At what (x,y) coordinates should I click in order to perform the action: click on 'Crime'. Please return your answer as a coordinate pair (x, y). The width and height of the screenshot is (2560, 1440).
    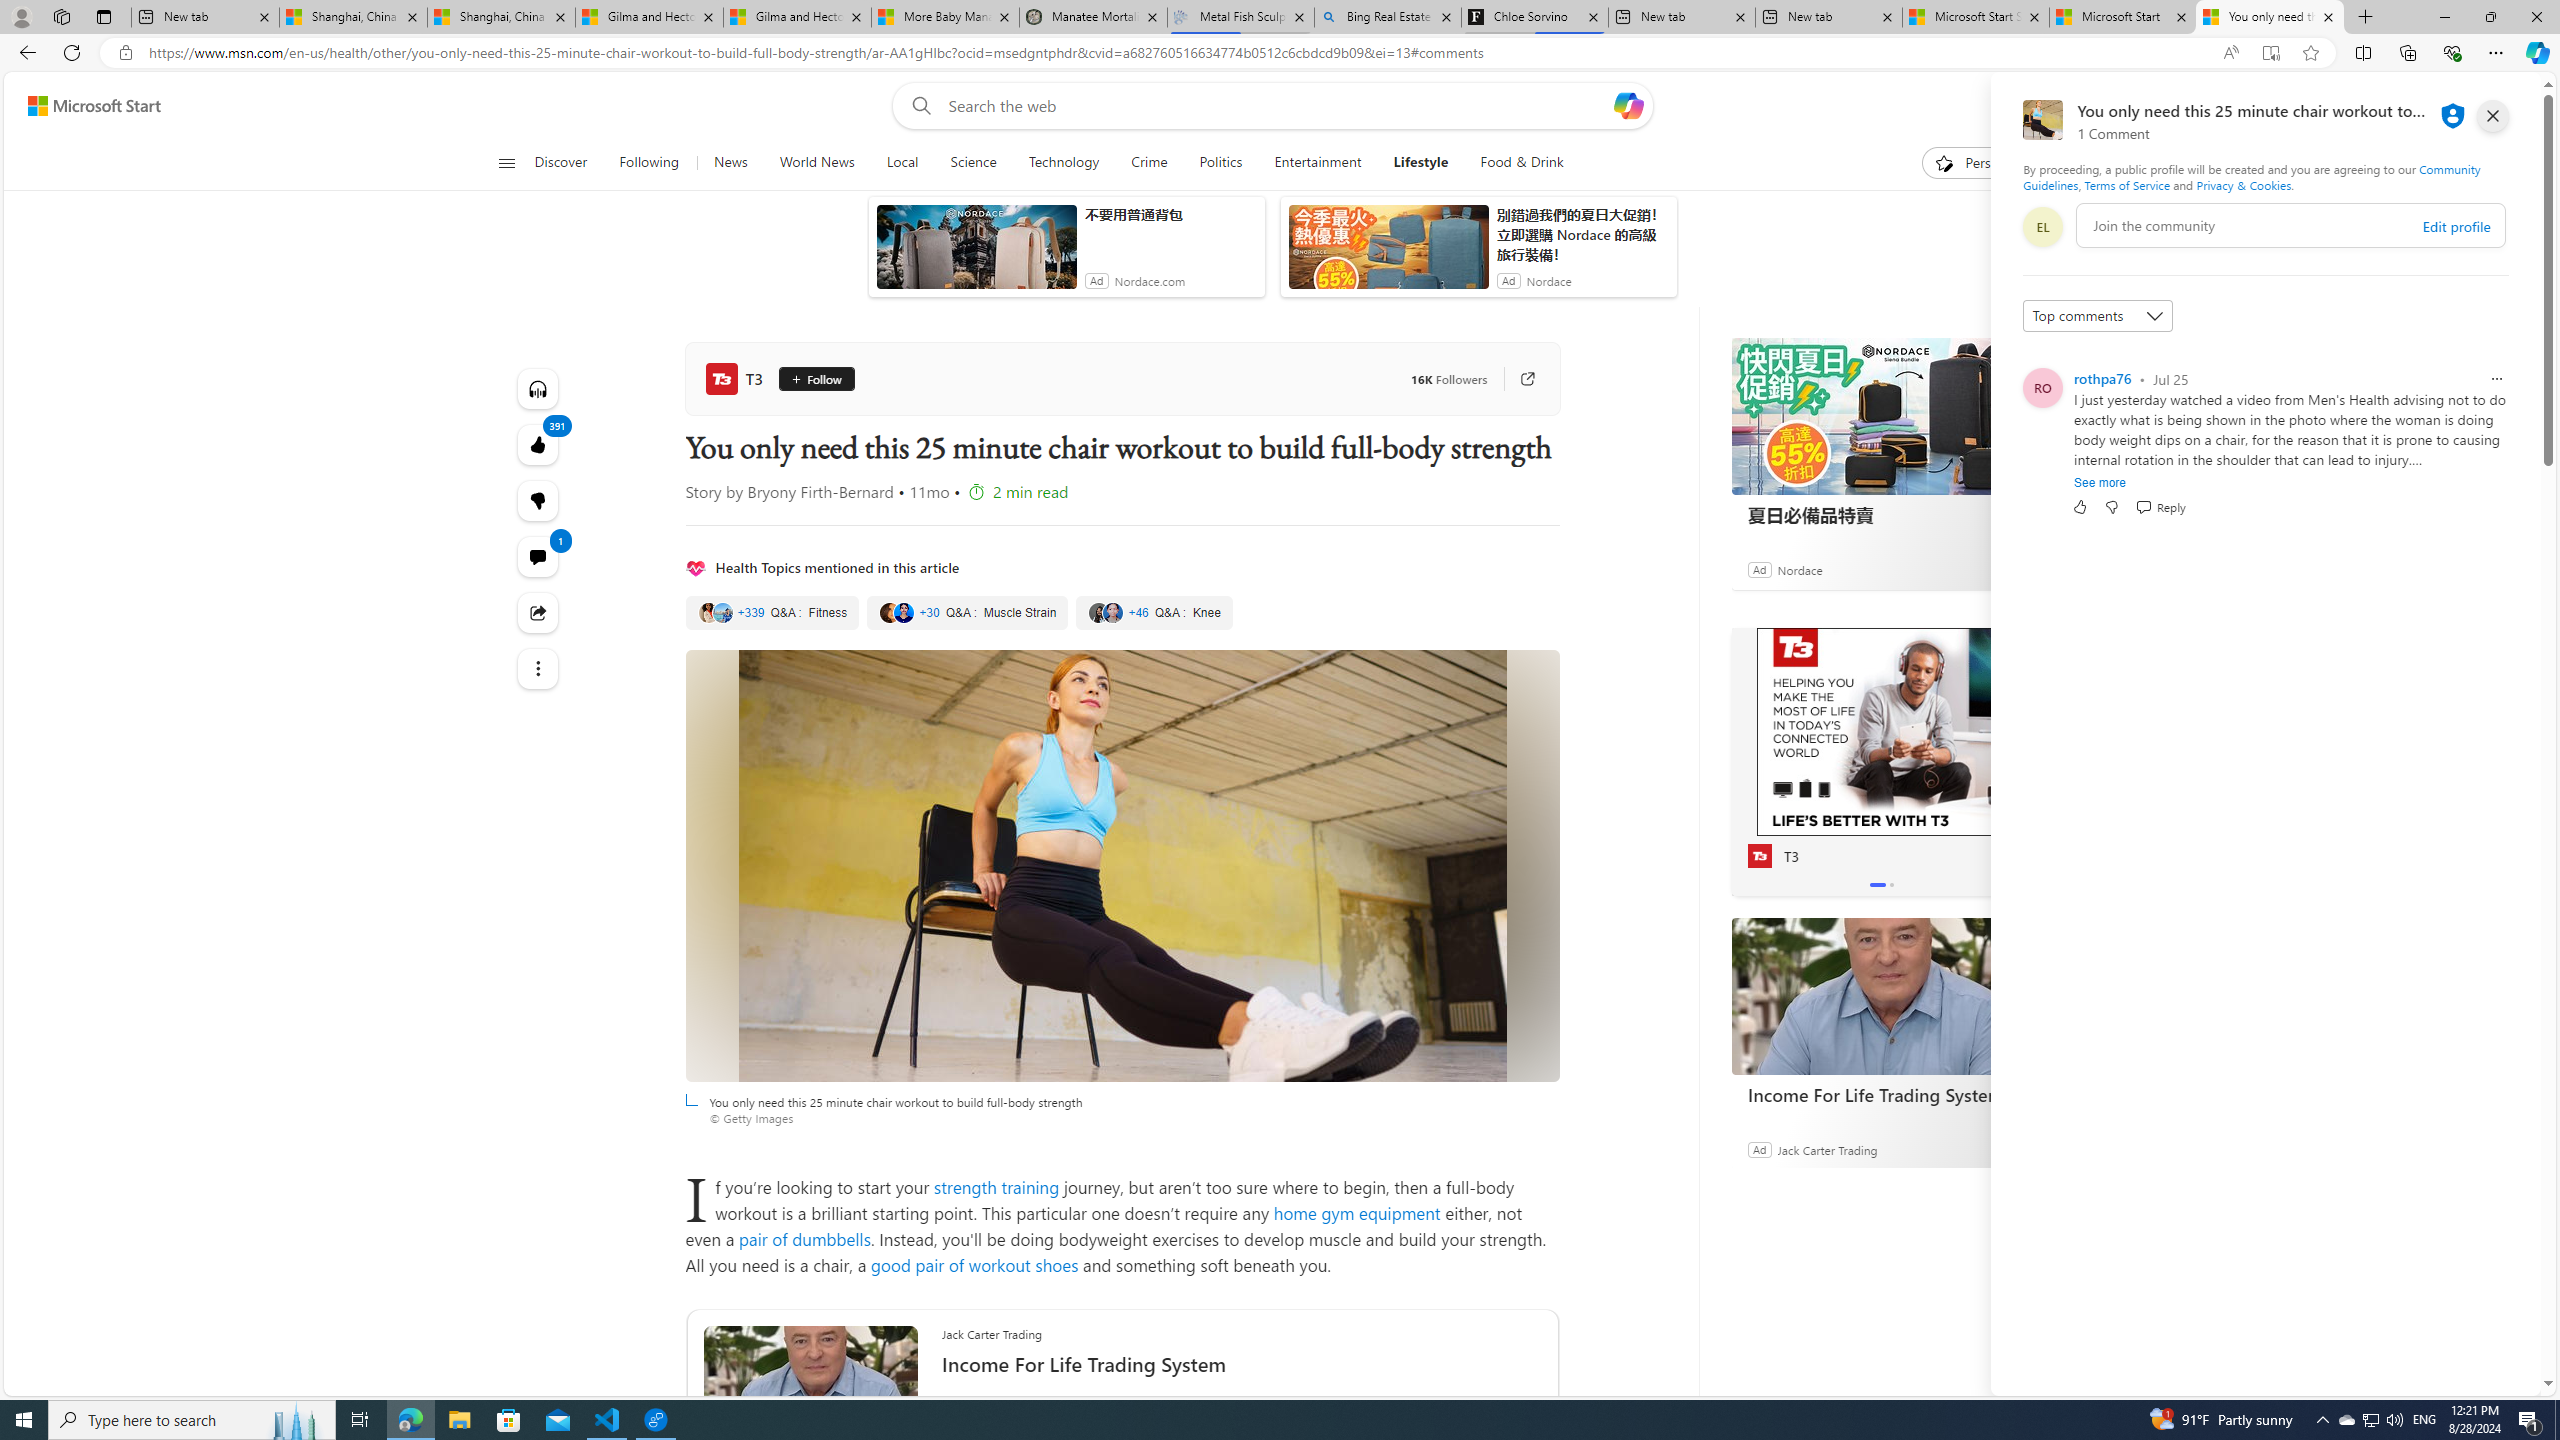
    Looking at the image, I should click on (1149, 162).